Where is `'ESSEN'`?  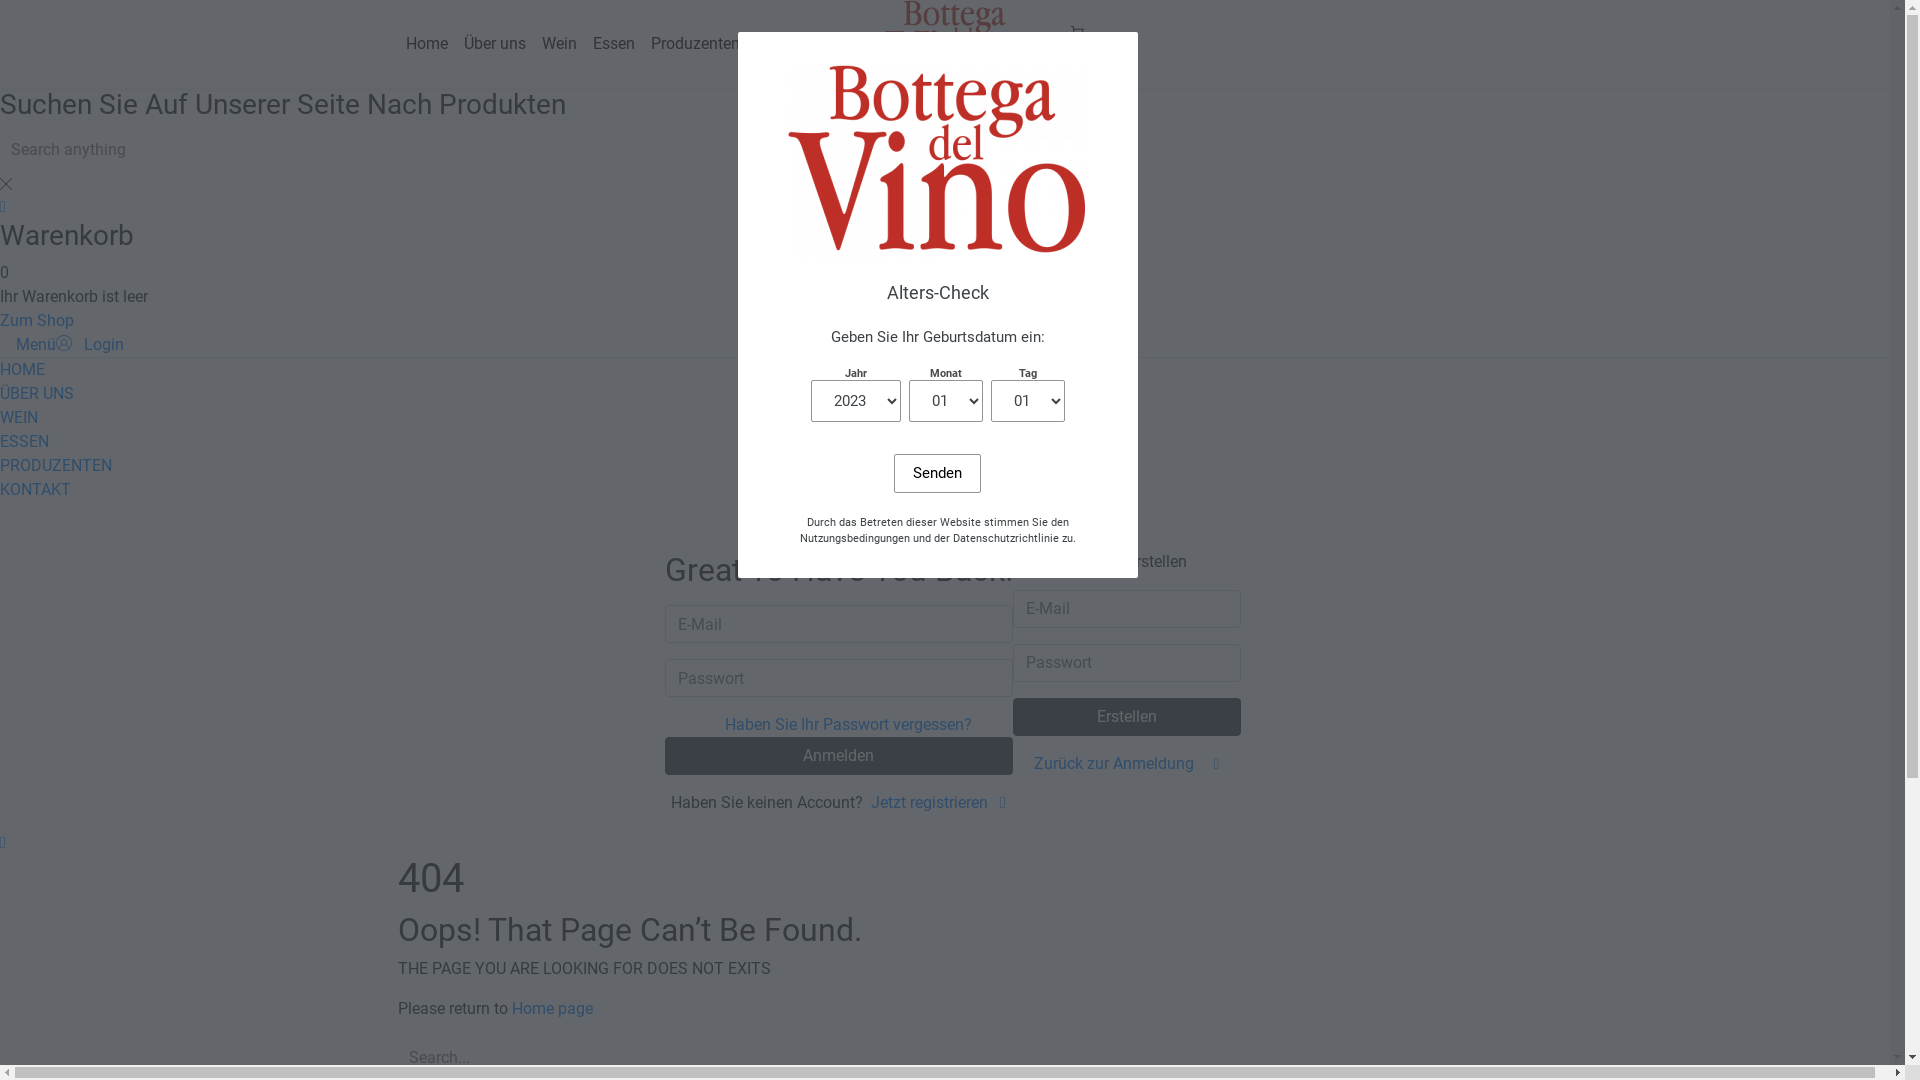 'ESSEN' is located at coordinates (24, 440).